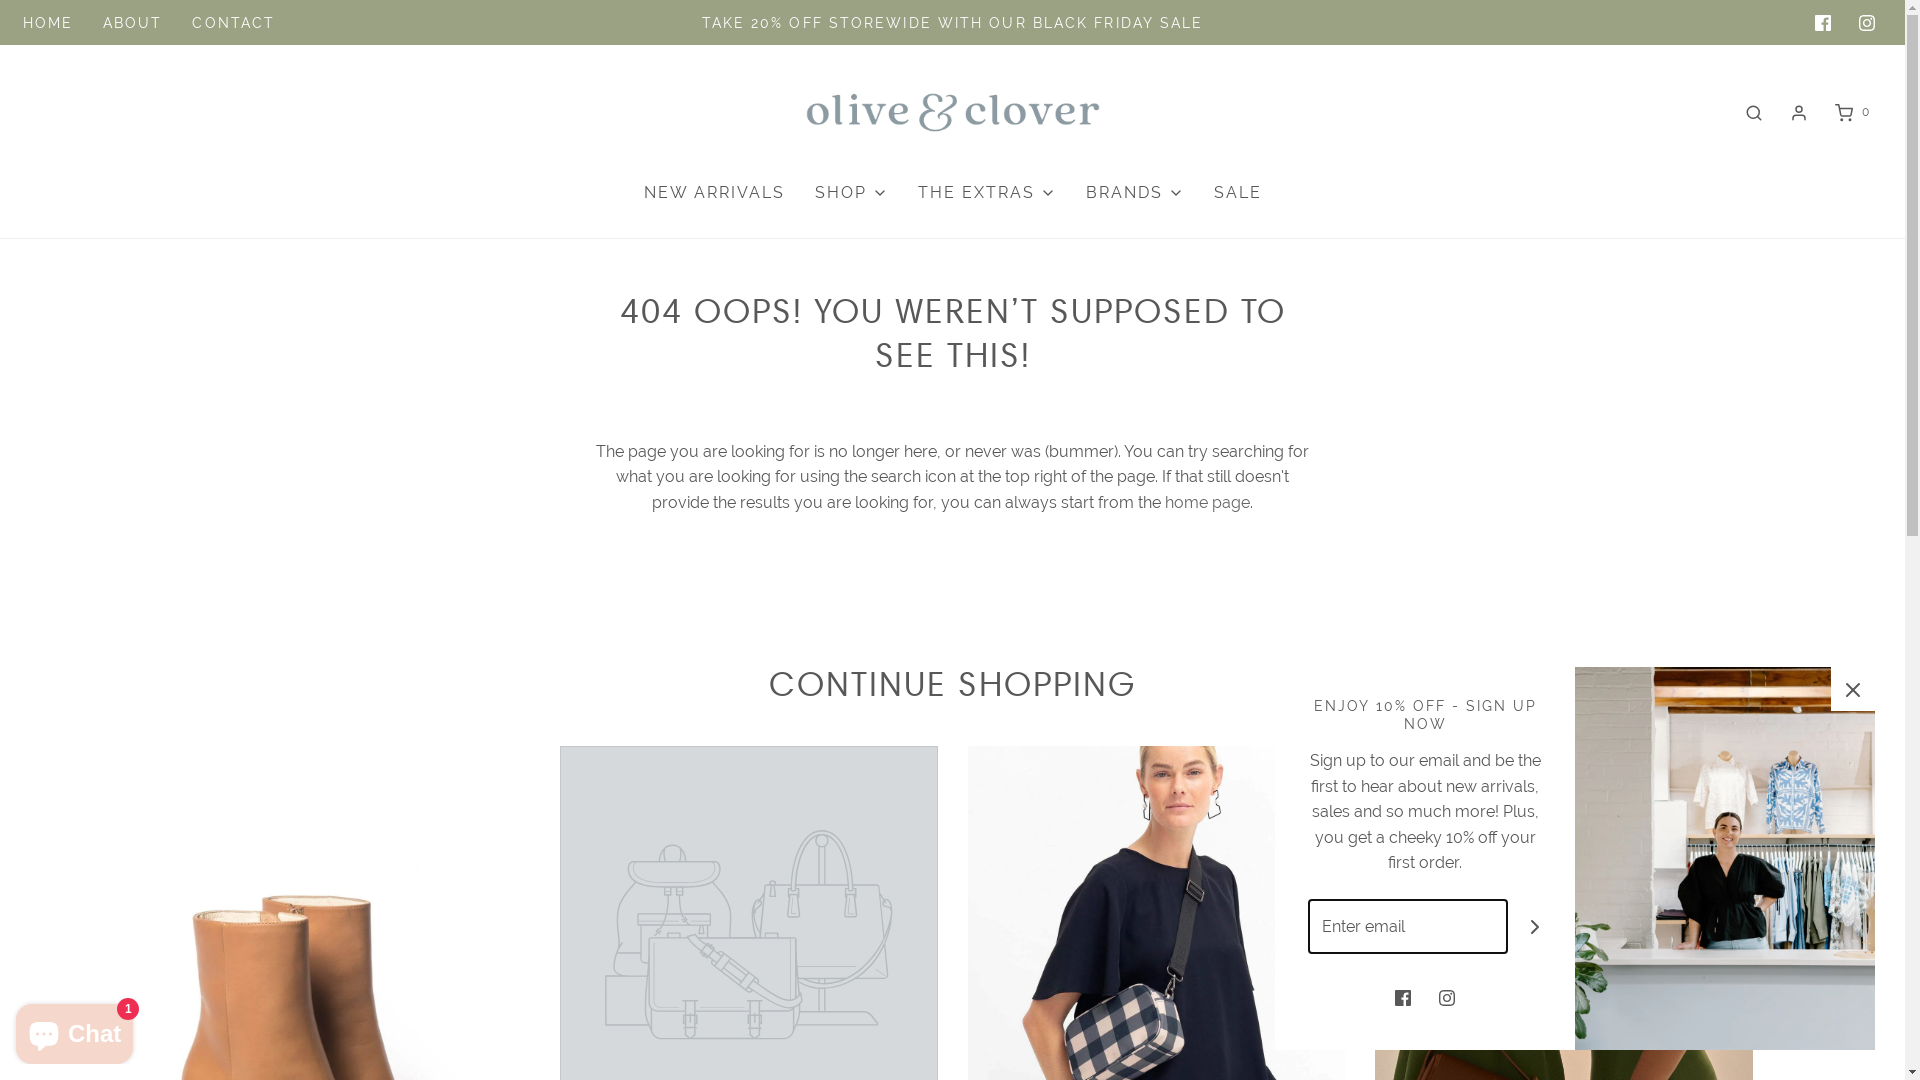  Describe the element at coordinates (1799, 112) in the screenshot. I see `'Log in'` at that location.